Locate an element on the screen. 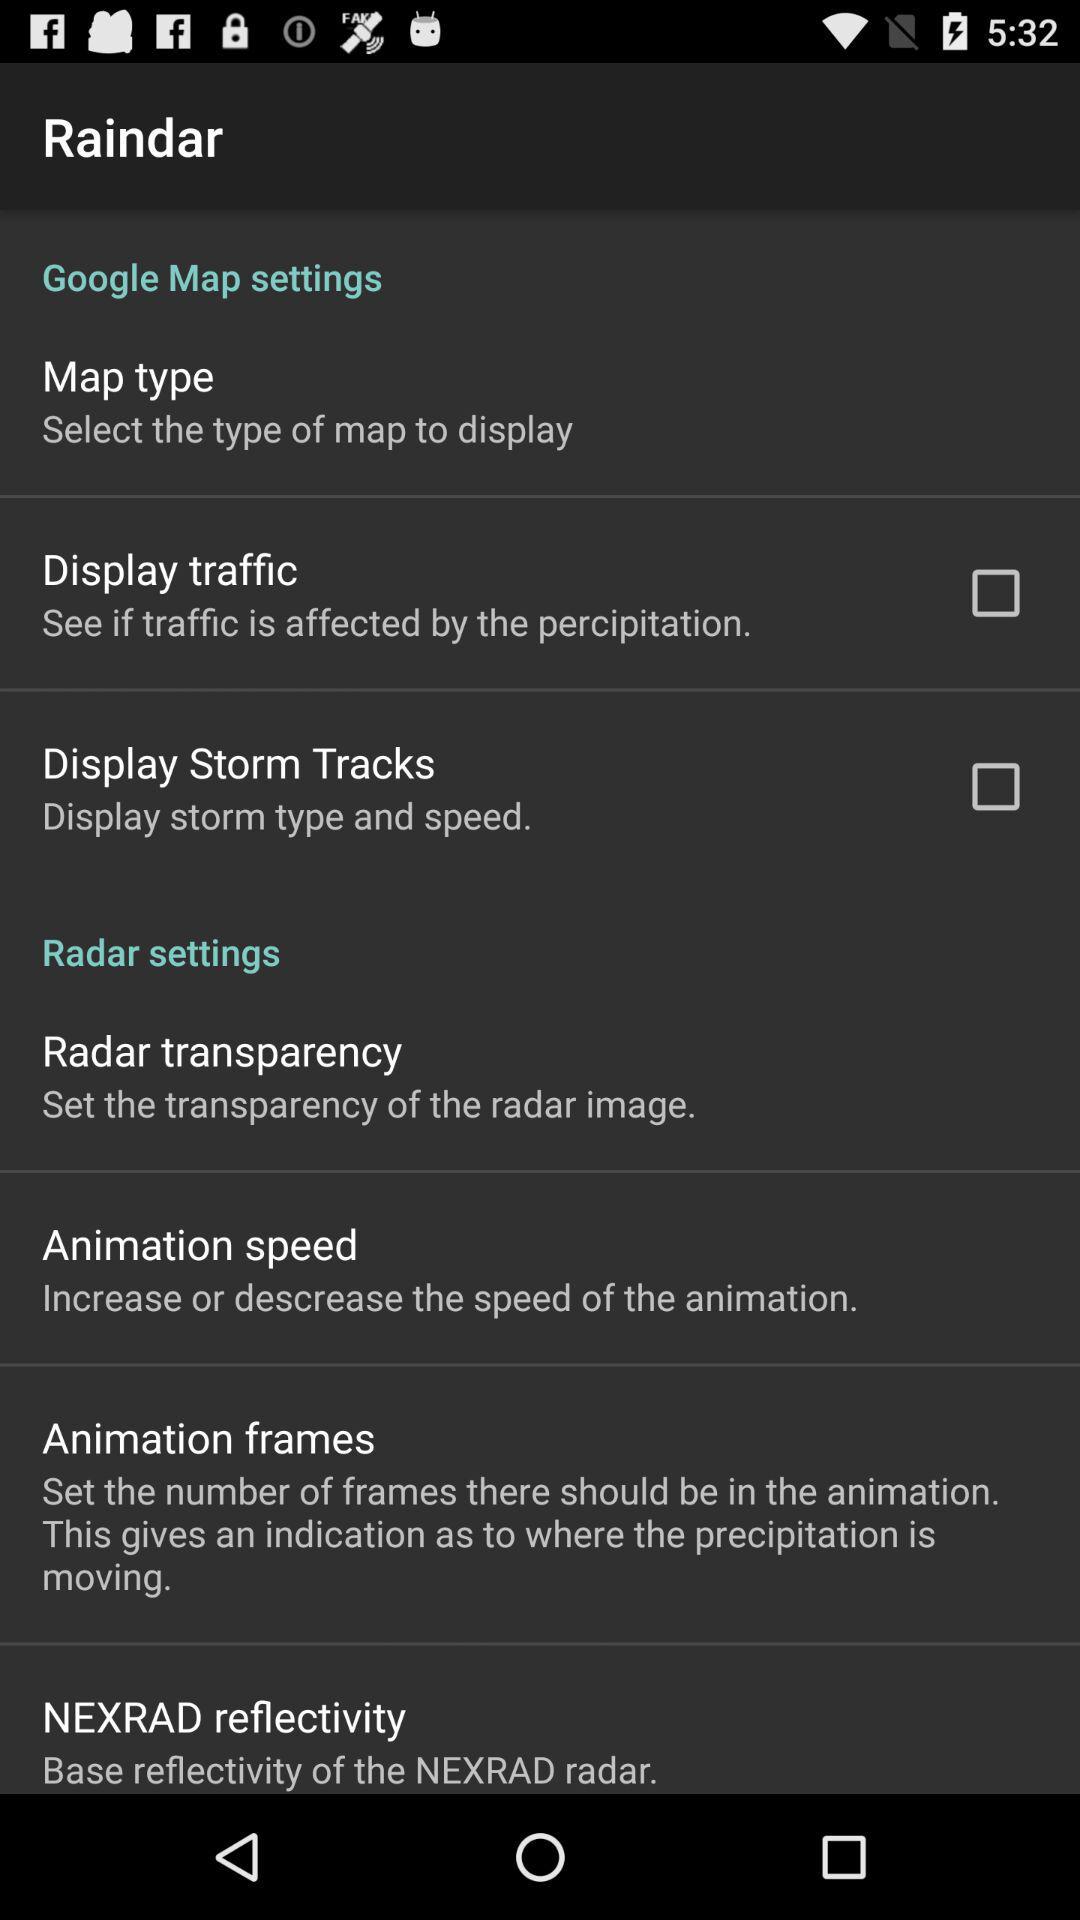  see if traffic icon is located at coordinates (397, 620).